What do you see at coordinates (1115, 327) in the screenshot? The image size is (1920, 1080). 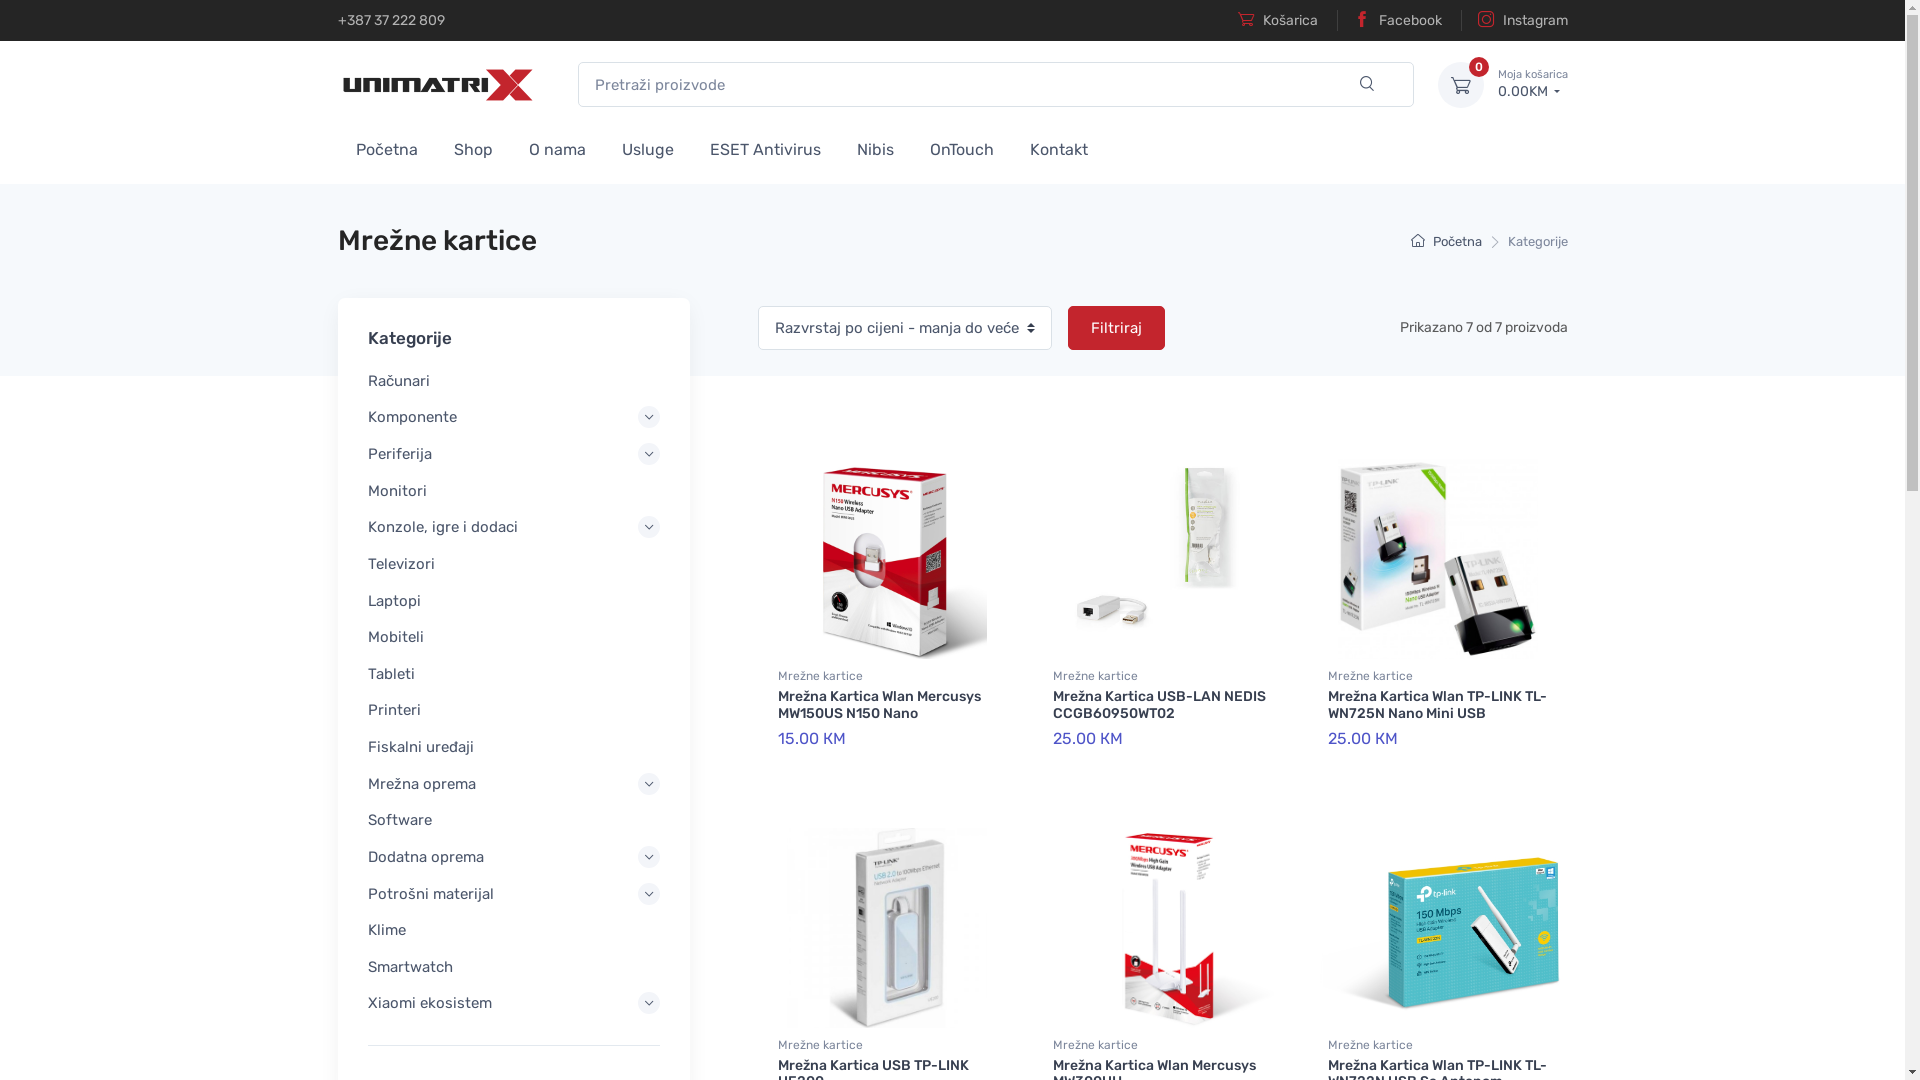 I see `'Filtriraj'` at bounding box center [1115, 327].